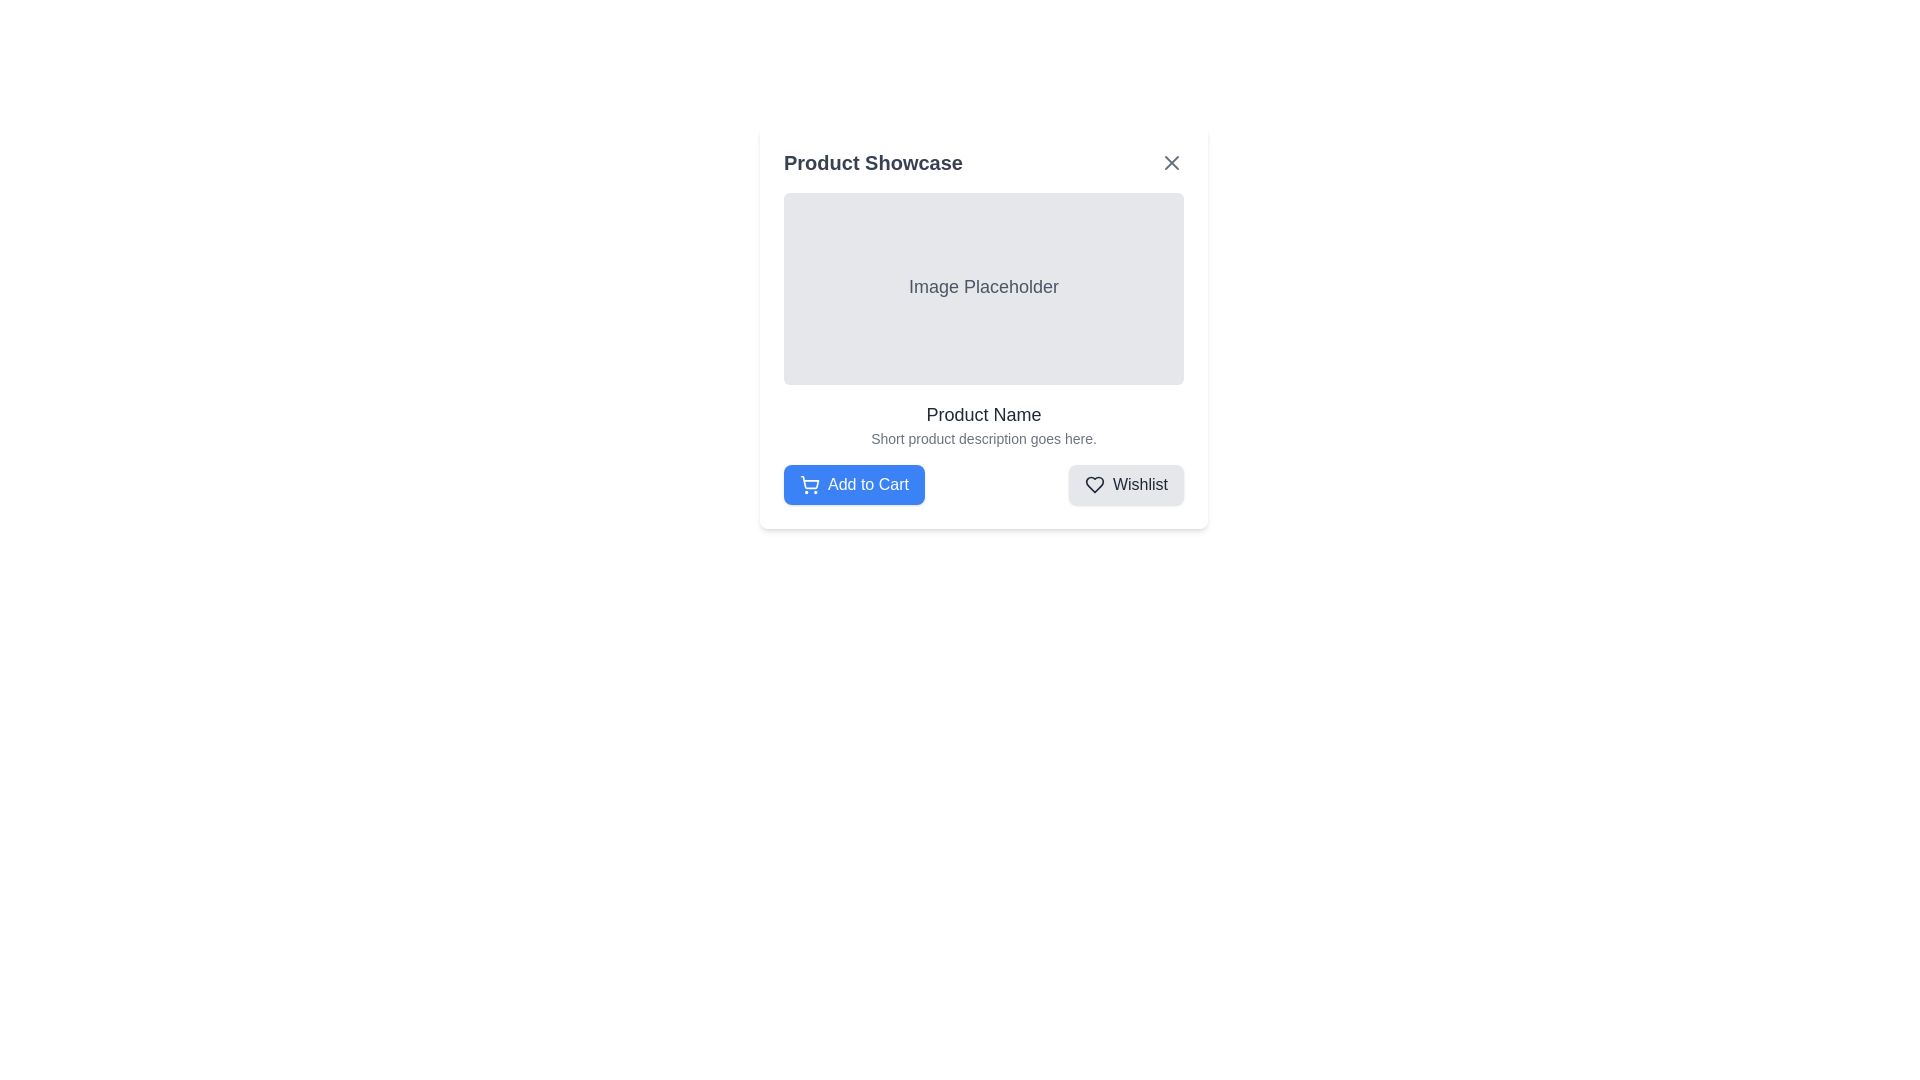  I want to click on the 'Wishlist' button featuring a heart icon and labeled 'Wishlist', so click(1126, 485).